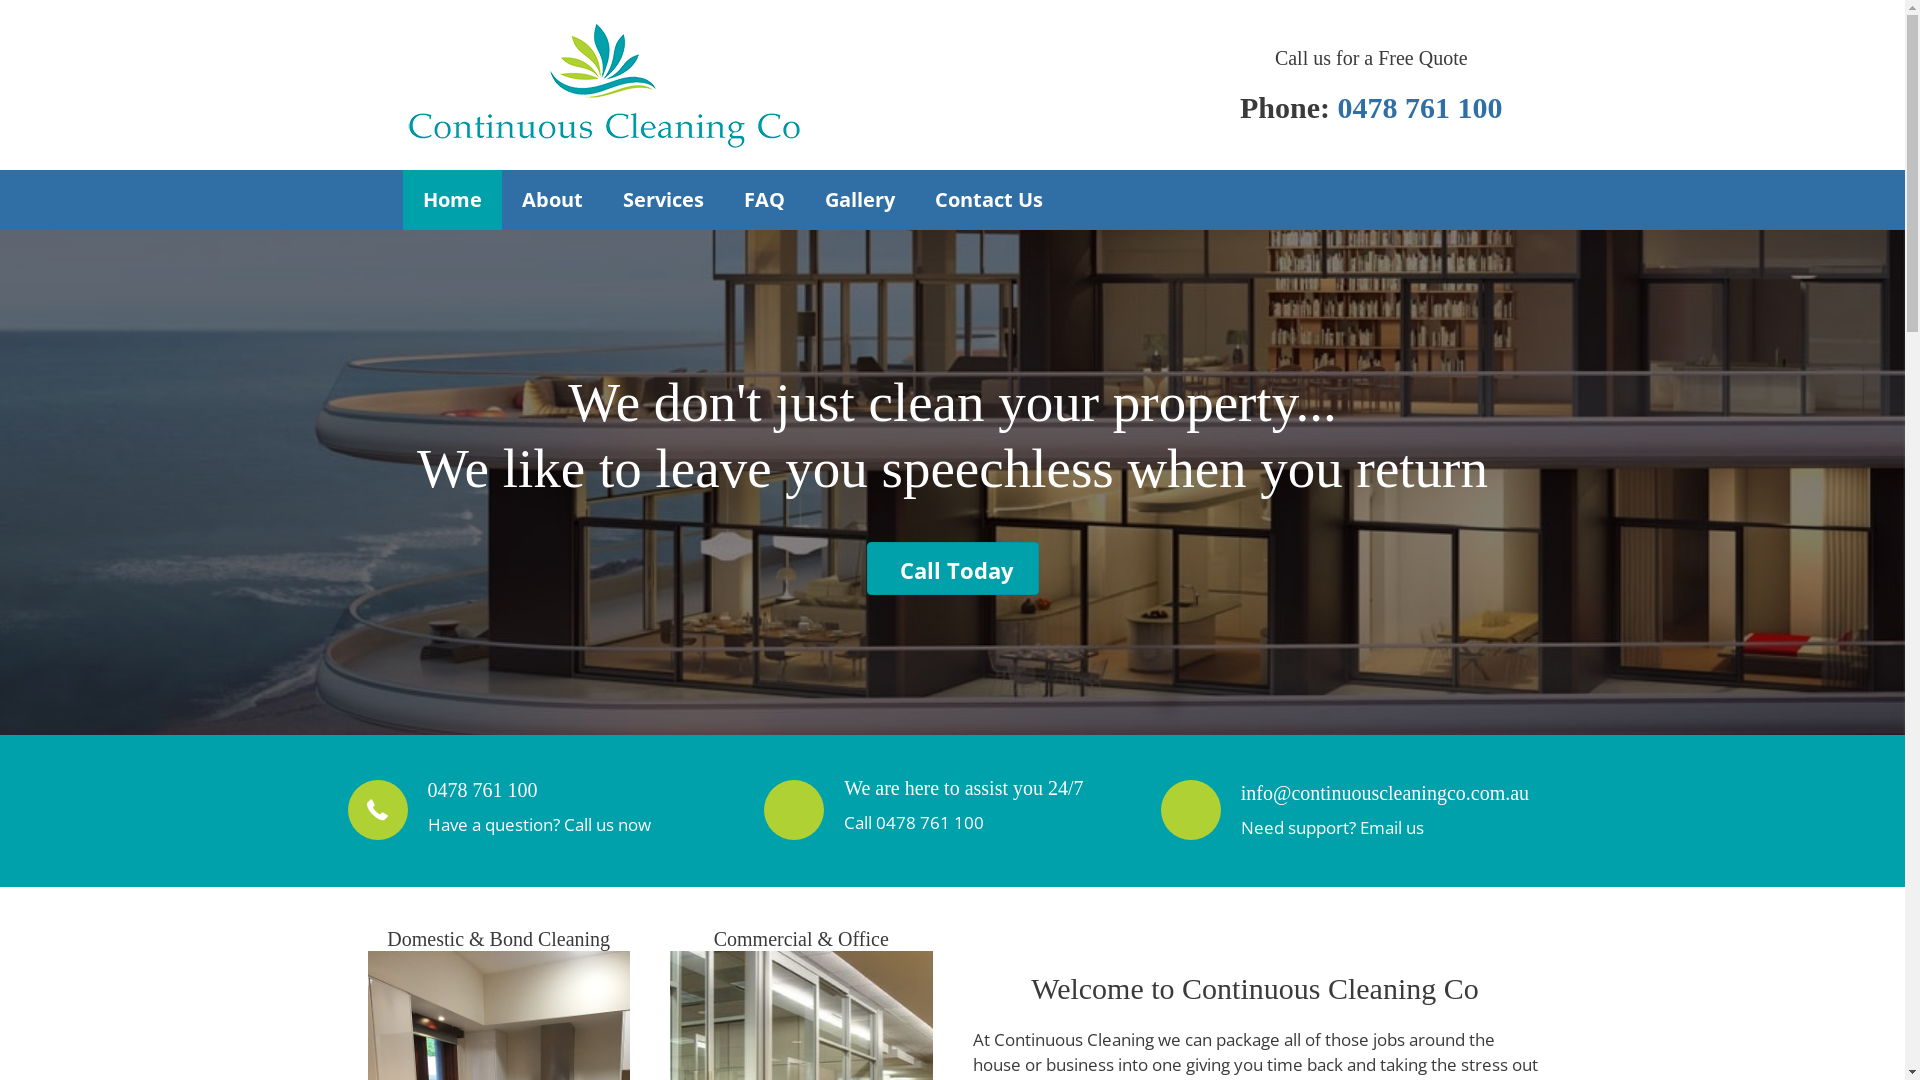 This screenshot has width=1920, height=1080. What do you see at coordinates (552, 200) in the screenshot?
I see `'About'` at bounding box center [552, 200].